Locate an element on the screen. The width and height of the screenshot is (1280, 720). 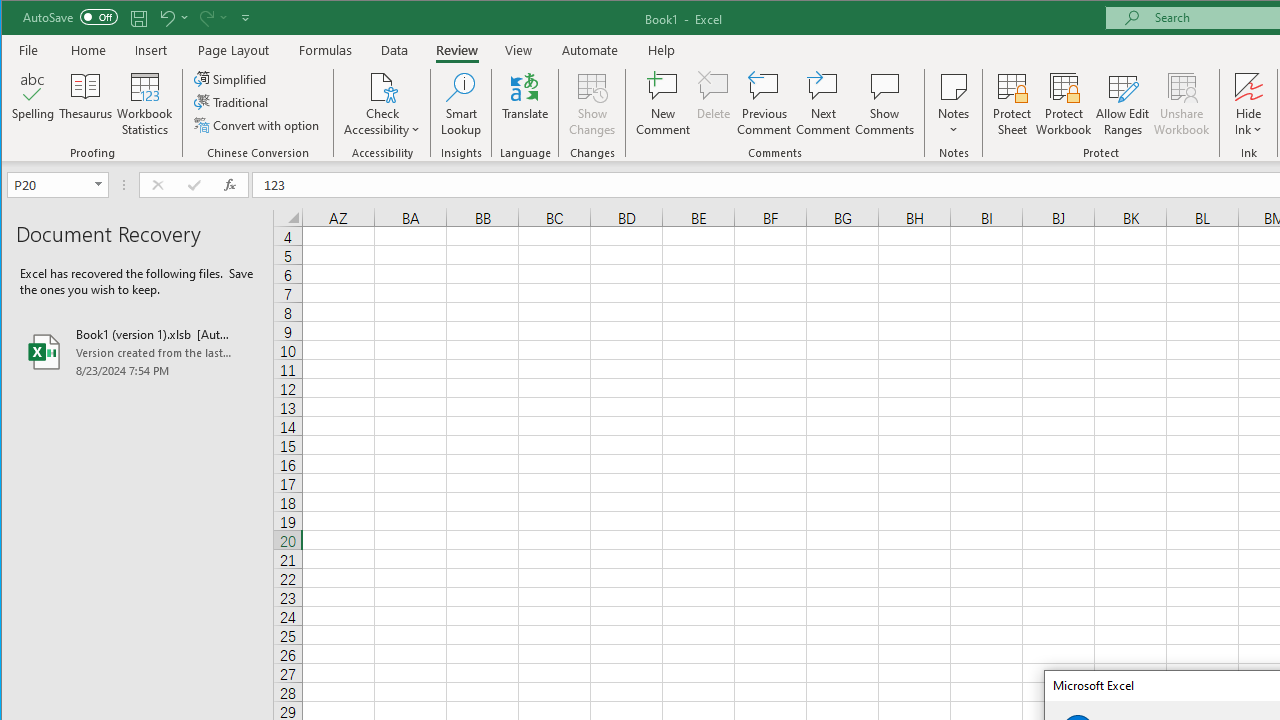
'Workbook Statistics' is located at coordinates (144, 104).